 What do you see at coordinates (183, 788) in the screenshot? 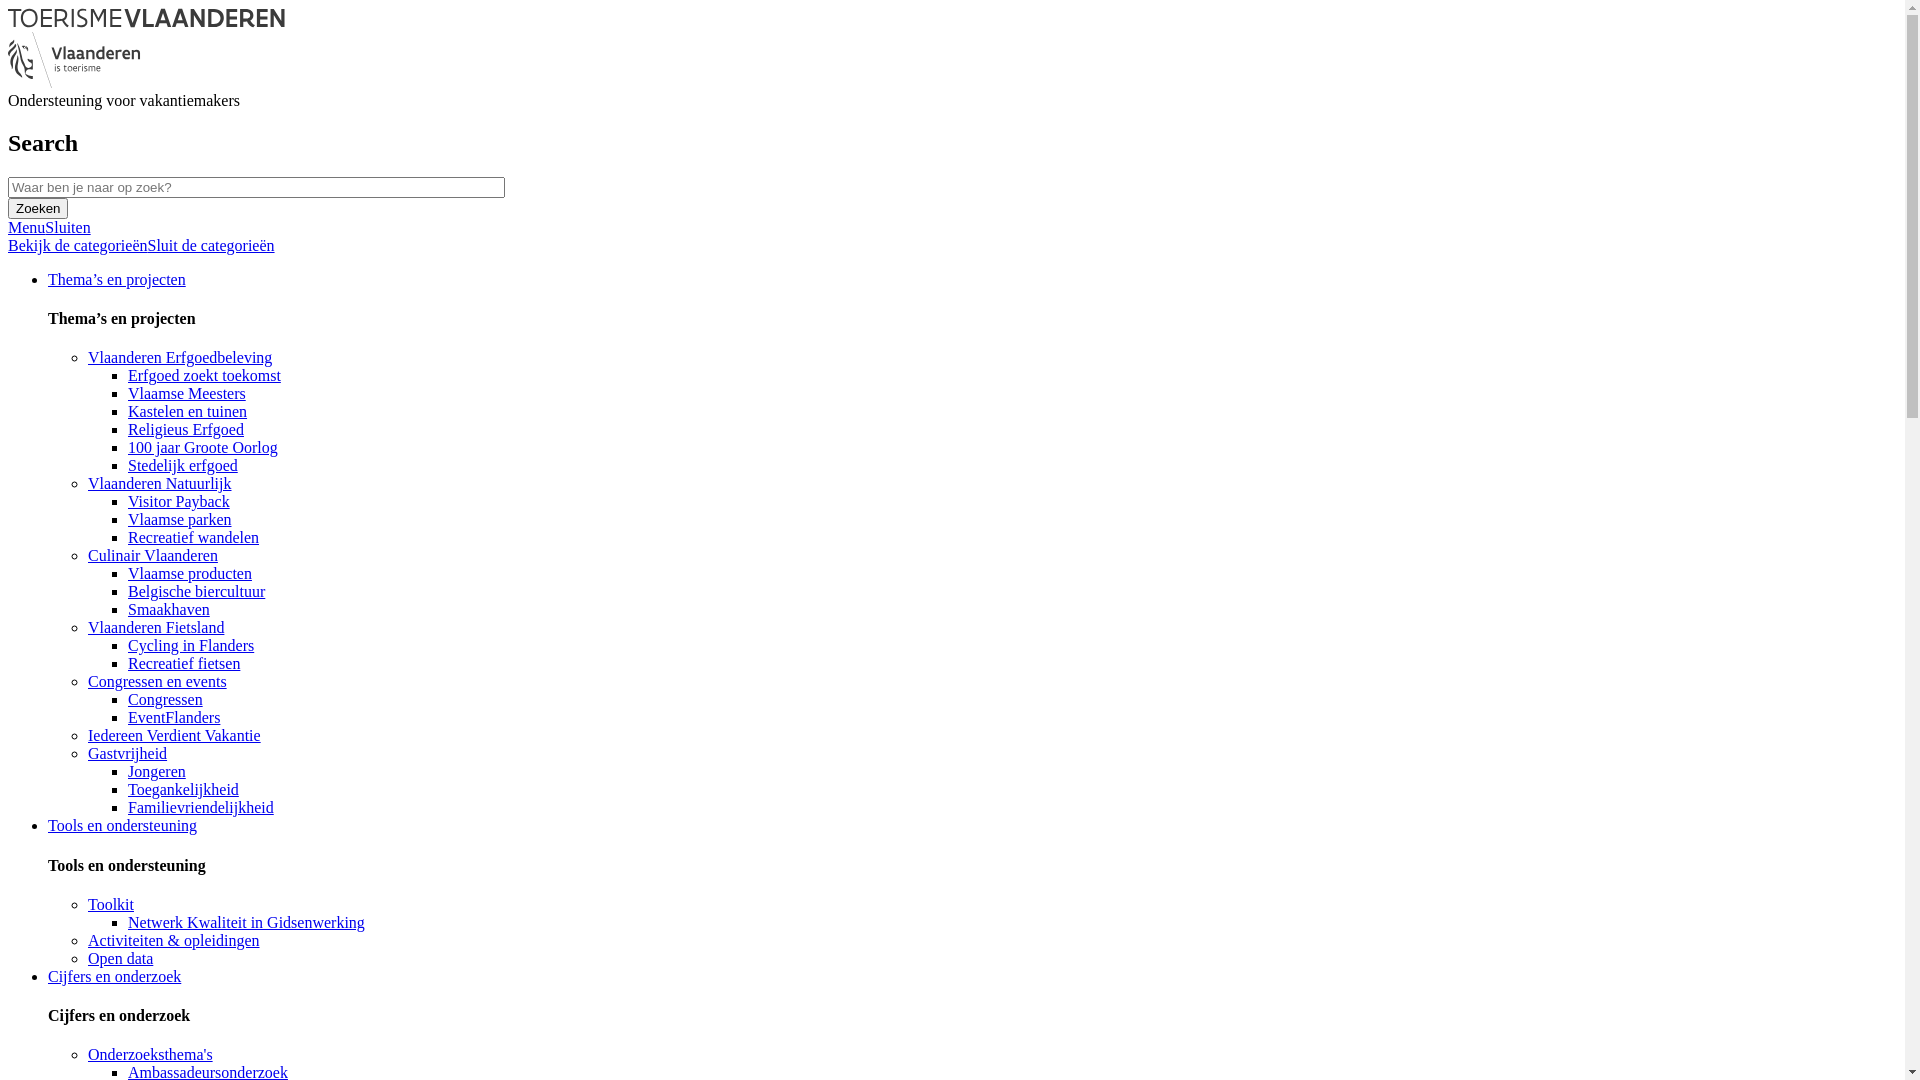
I see `'Toegankelijkheid'` at bounding box center [183, 788].